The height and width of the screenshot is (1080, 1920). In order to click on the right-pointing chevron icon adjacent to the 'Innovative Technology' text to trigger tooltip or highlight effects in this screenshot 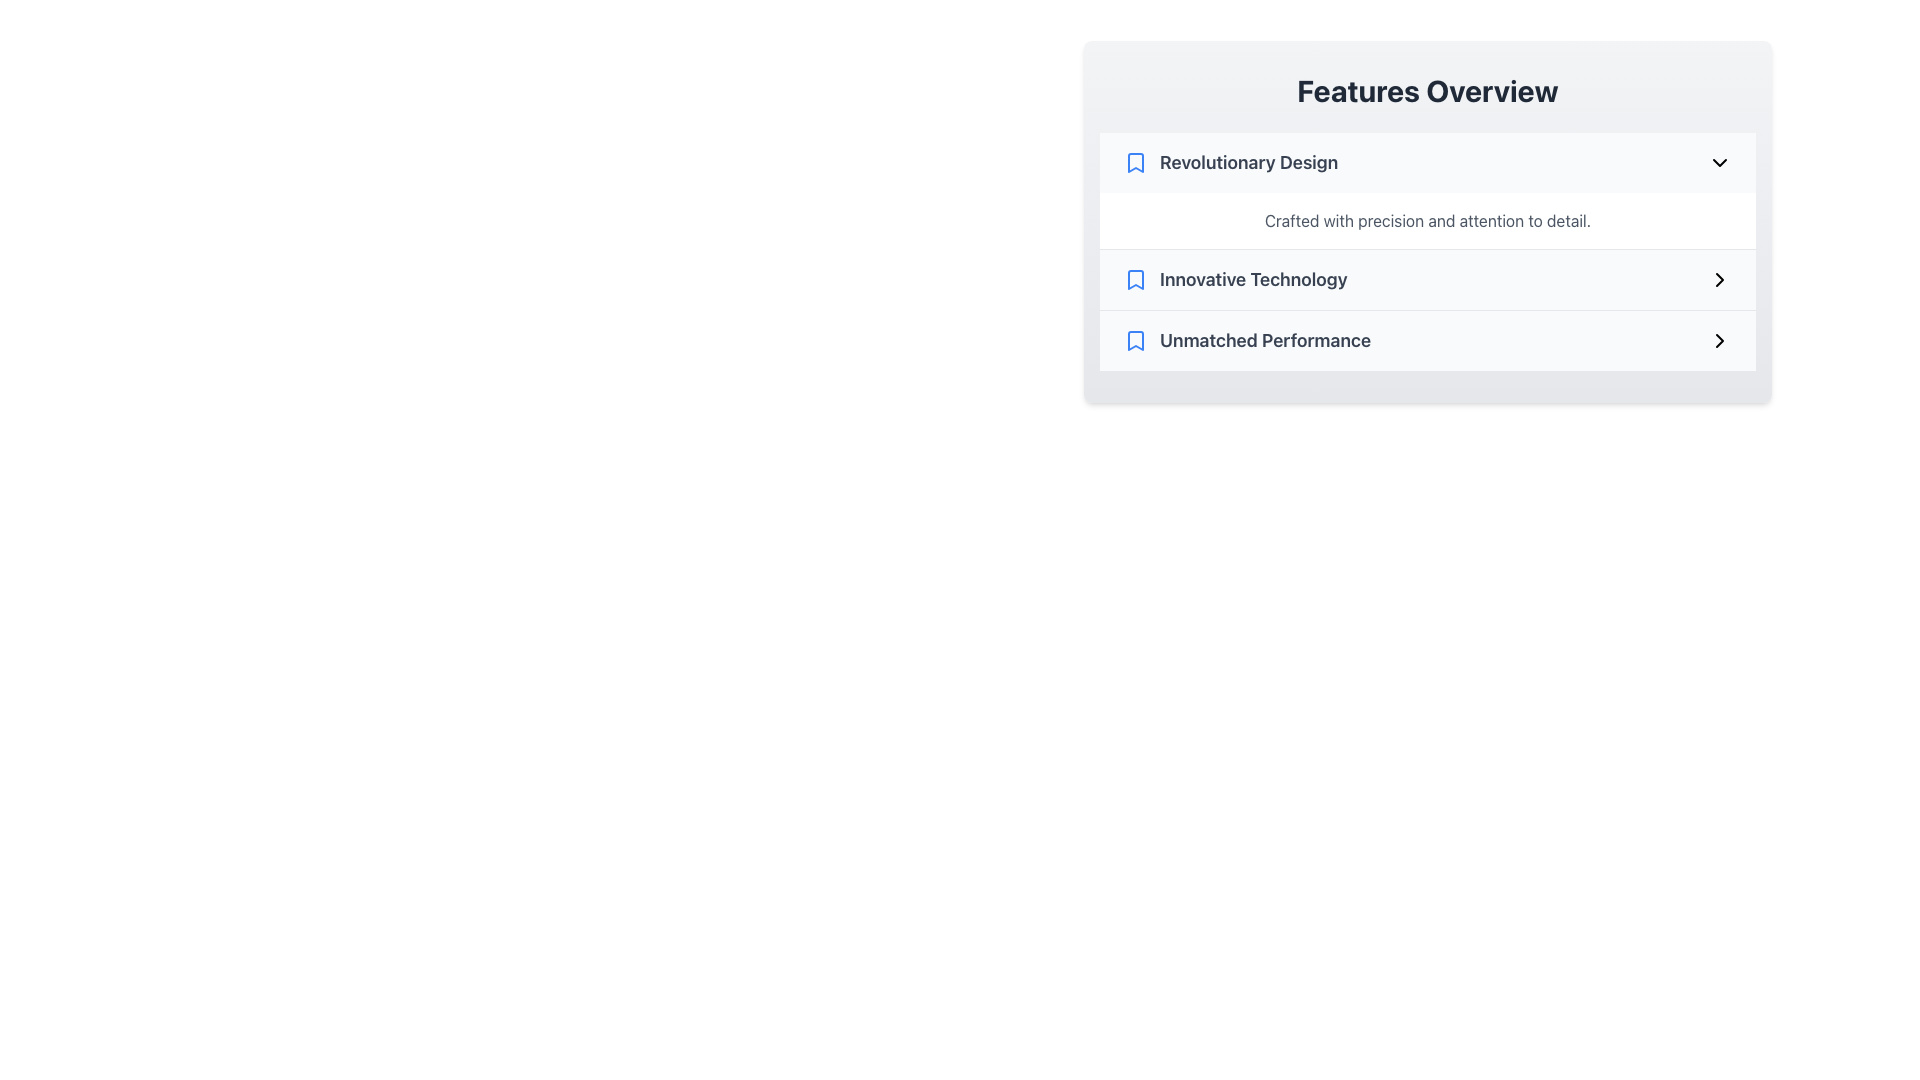, I will do `click(1718, 280)`.